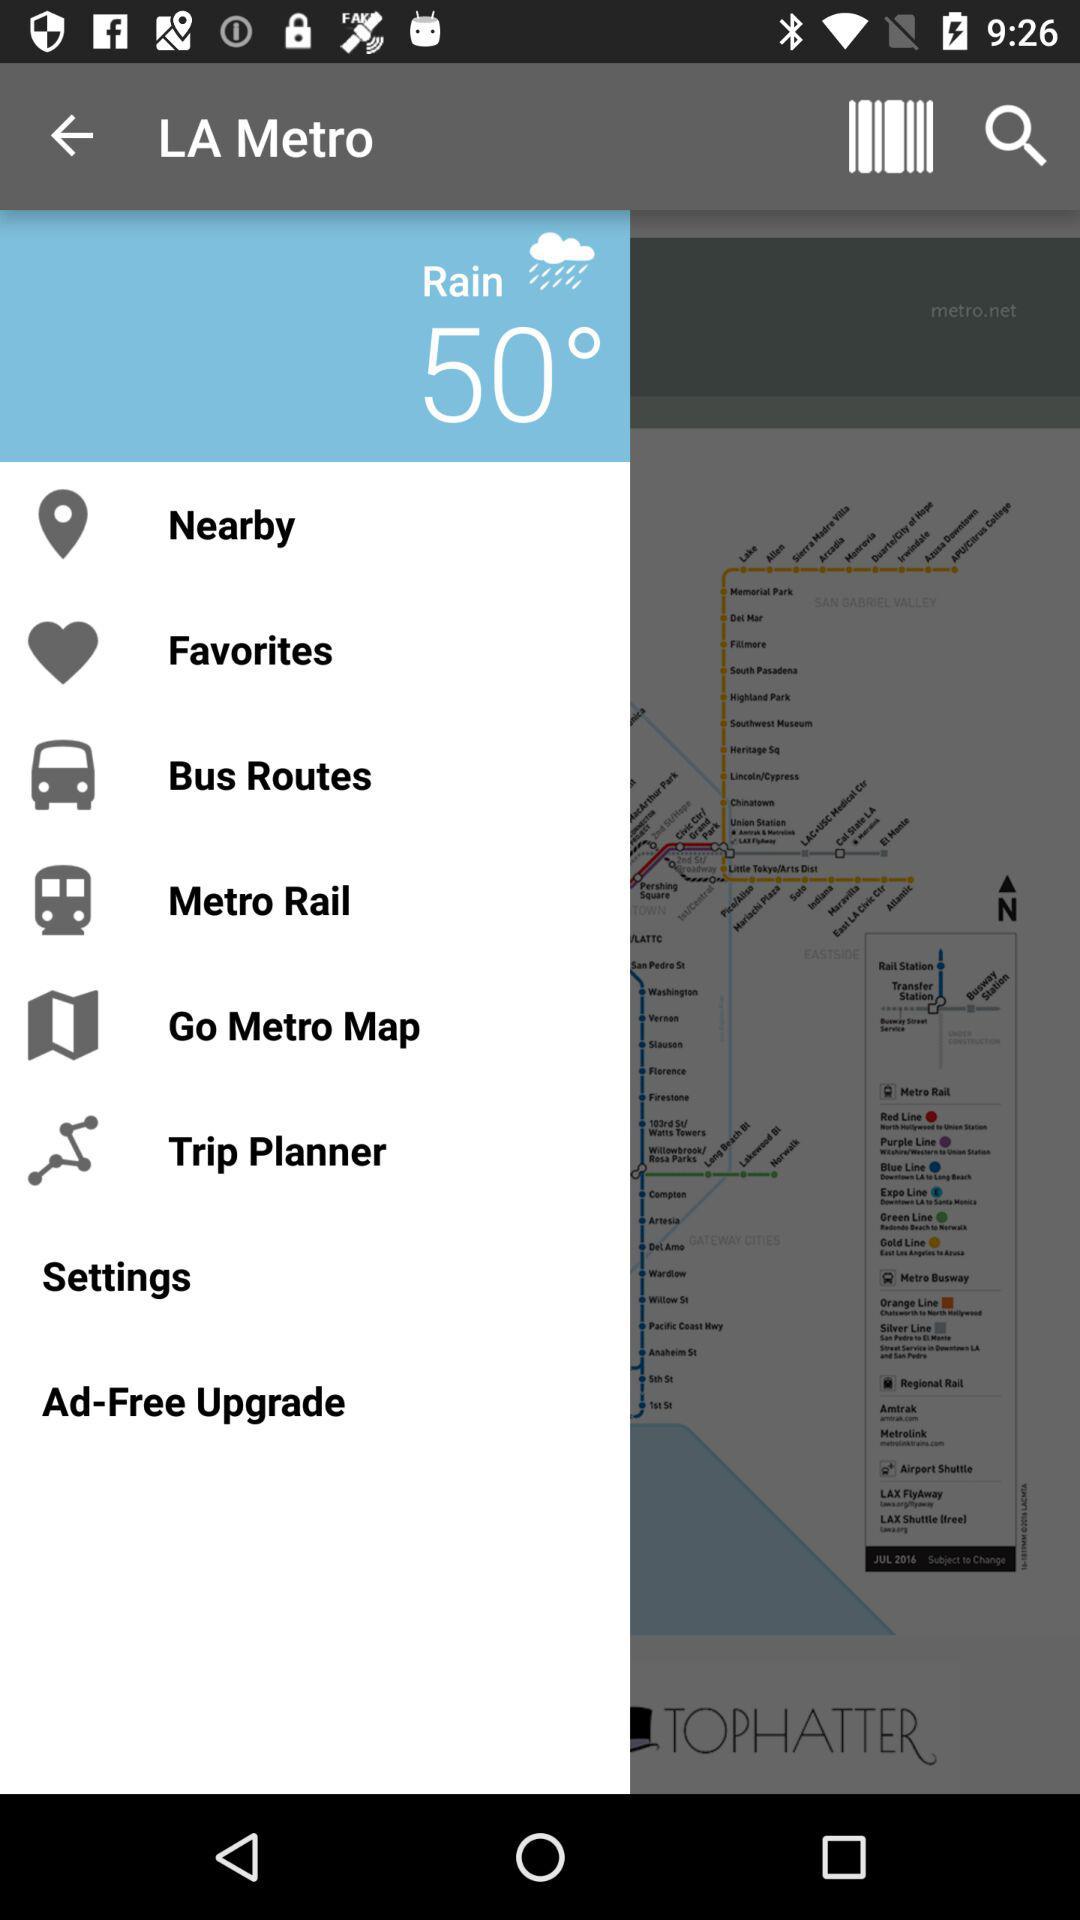 The height and width of the screenshot is (1920, 1080). Describe the element at coordinates (378, 898) in the screenshot. I see `metro rail` at that location.